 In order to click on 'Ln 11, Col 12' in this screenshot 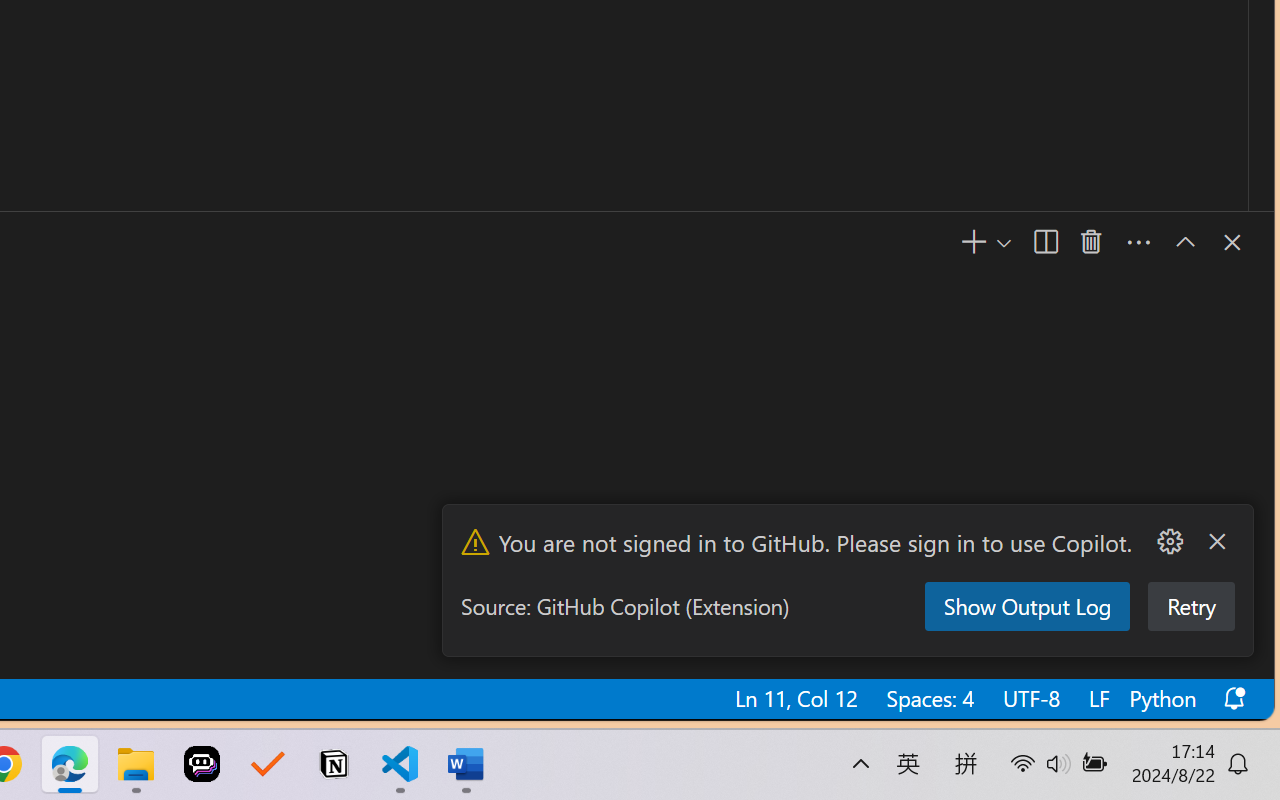, I will do `click(794, 698)`.